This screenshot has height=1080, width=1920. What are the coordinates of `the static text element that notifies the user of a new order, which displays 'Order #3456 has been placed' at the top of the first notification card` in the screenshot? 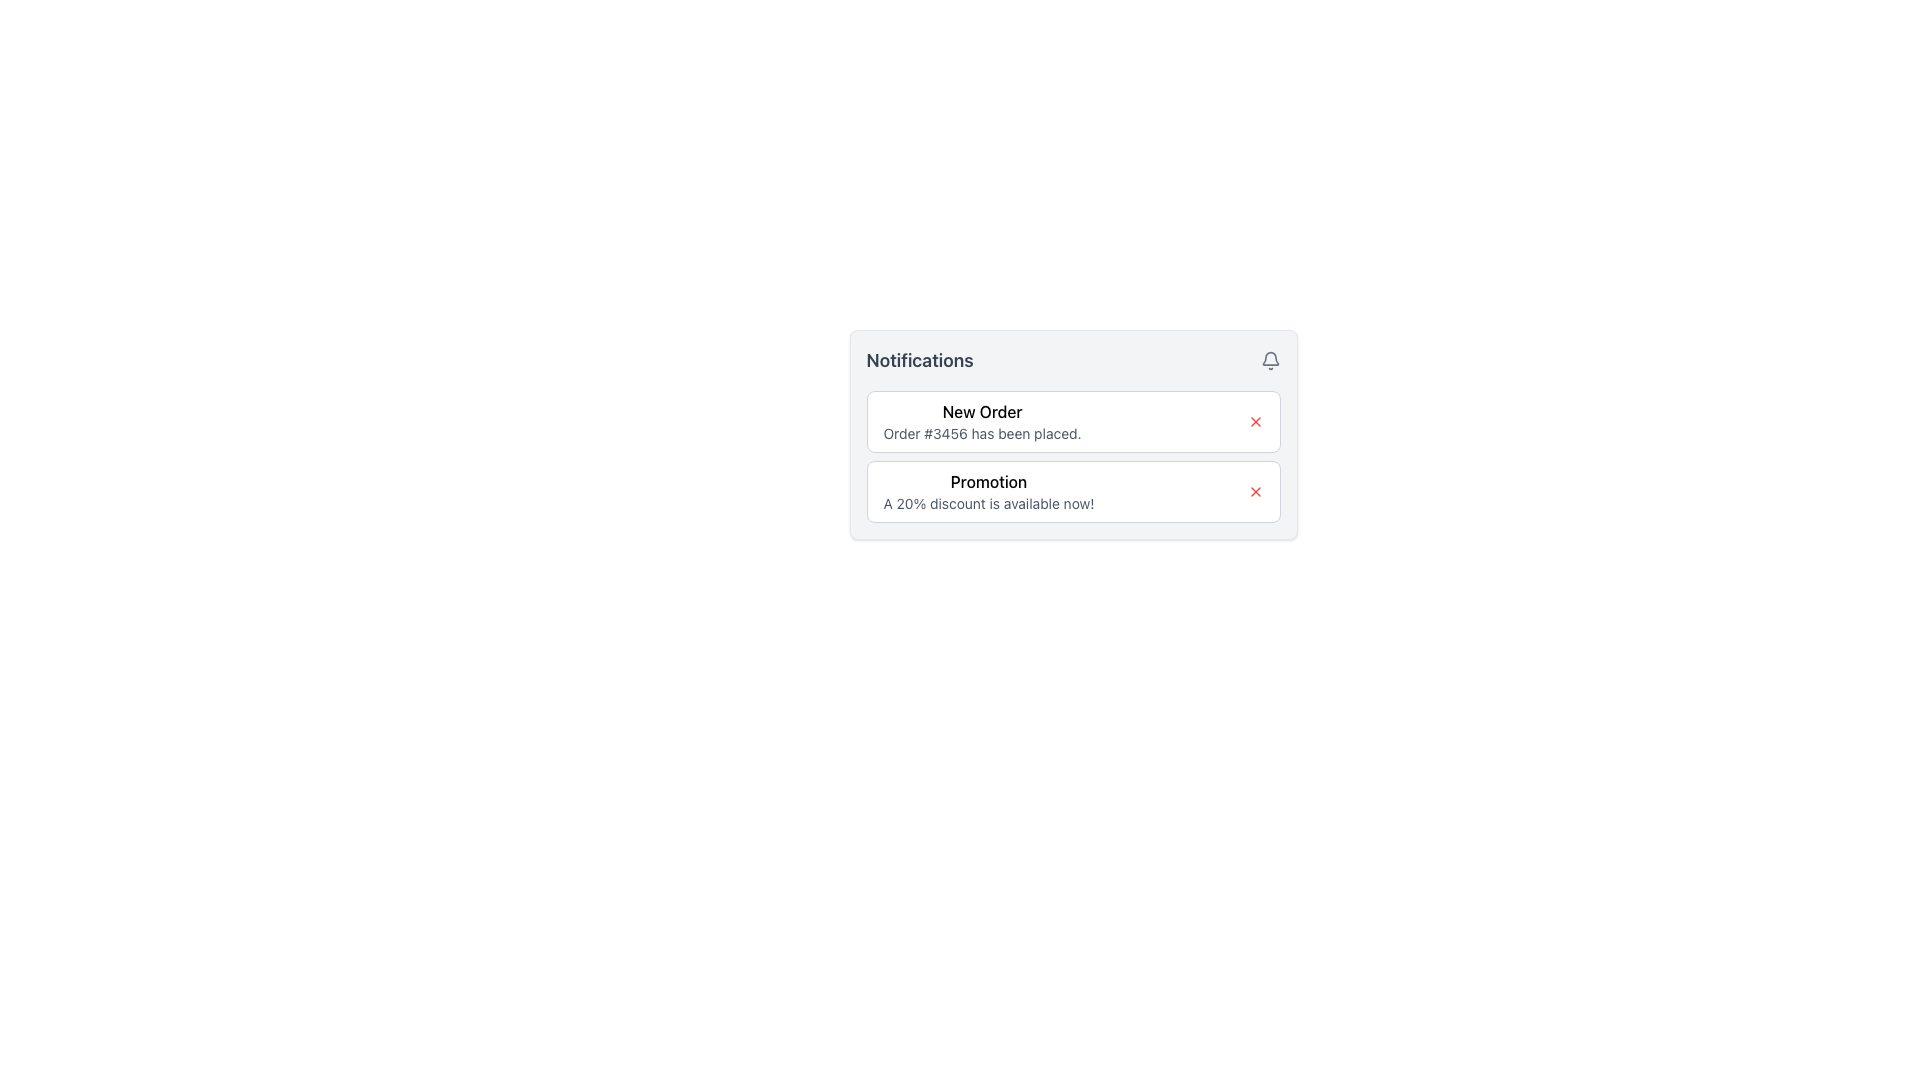 It's located at (982, 420).